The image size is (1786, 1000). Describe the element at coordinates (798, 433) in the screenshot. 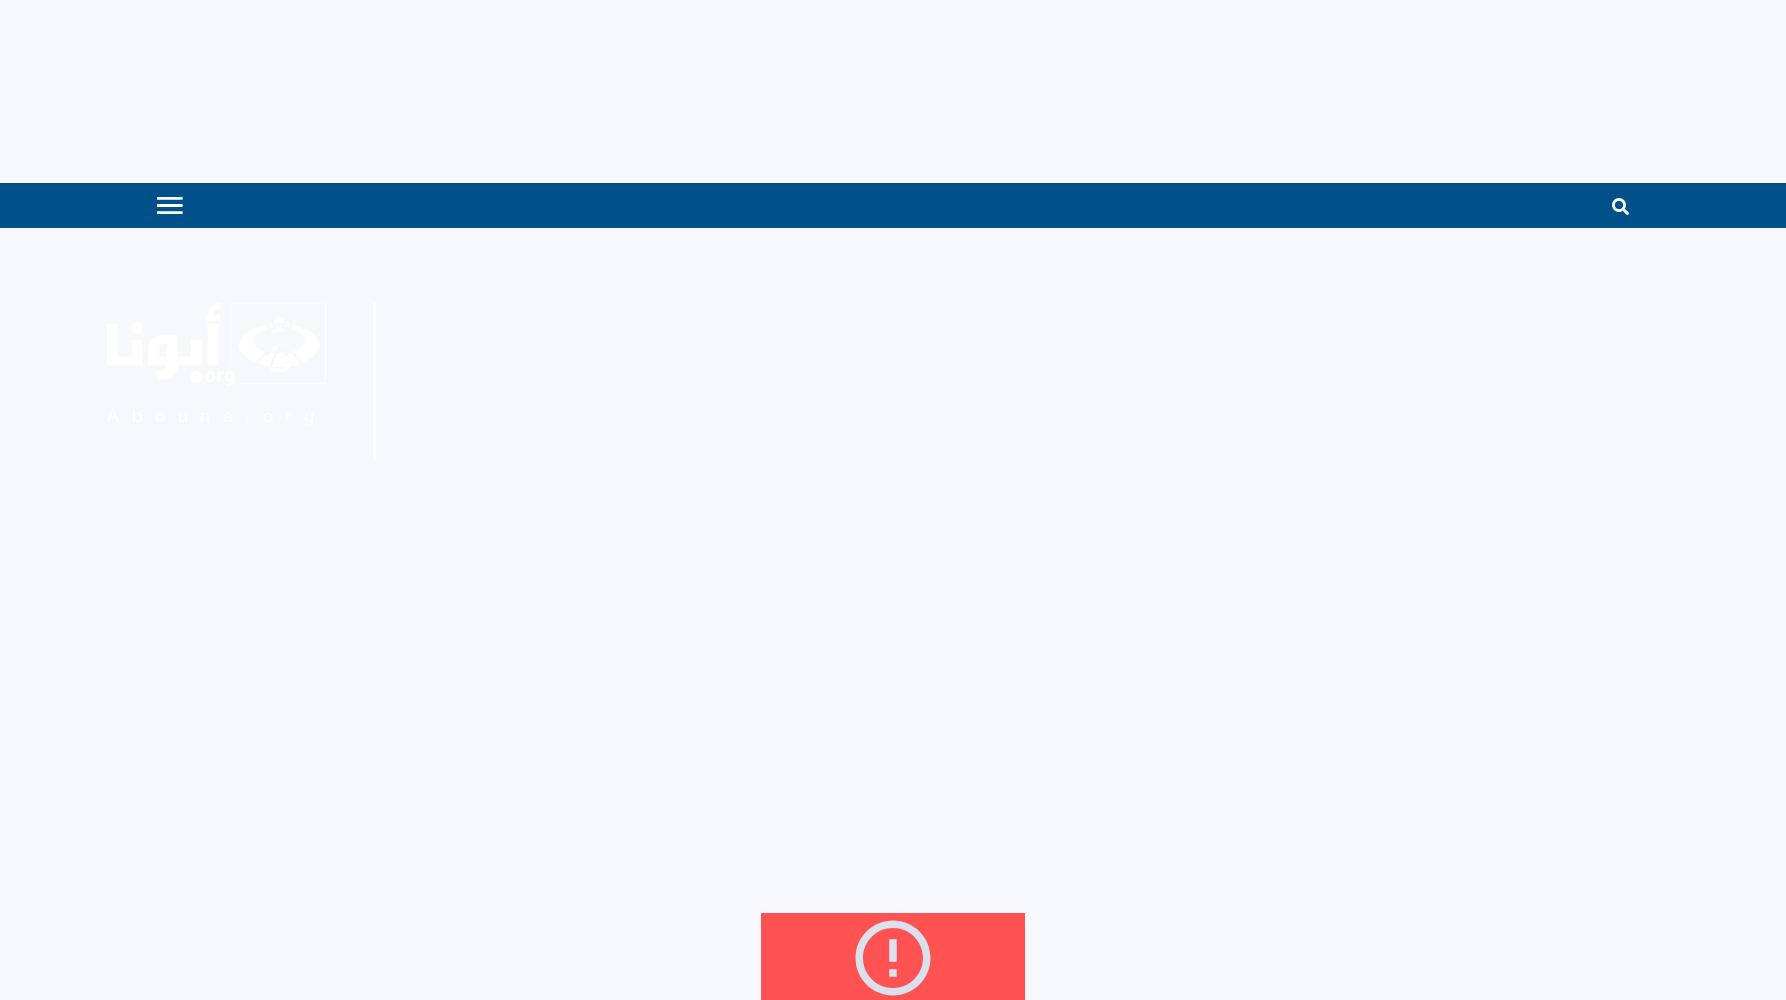

I see `'abouna.org@gmail.com'` at that location.